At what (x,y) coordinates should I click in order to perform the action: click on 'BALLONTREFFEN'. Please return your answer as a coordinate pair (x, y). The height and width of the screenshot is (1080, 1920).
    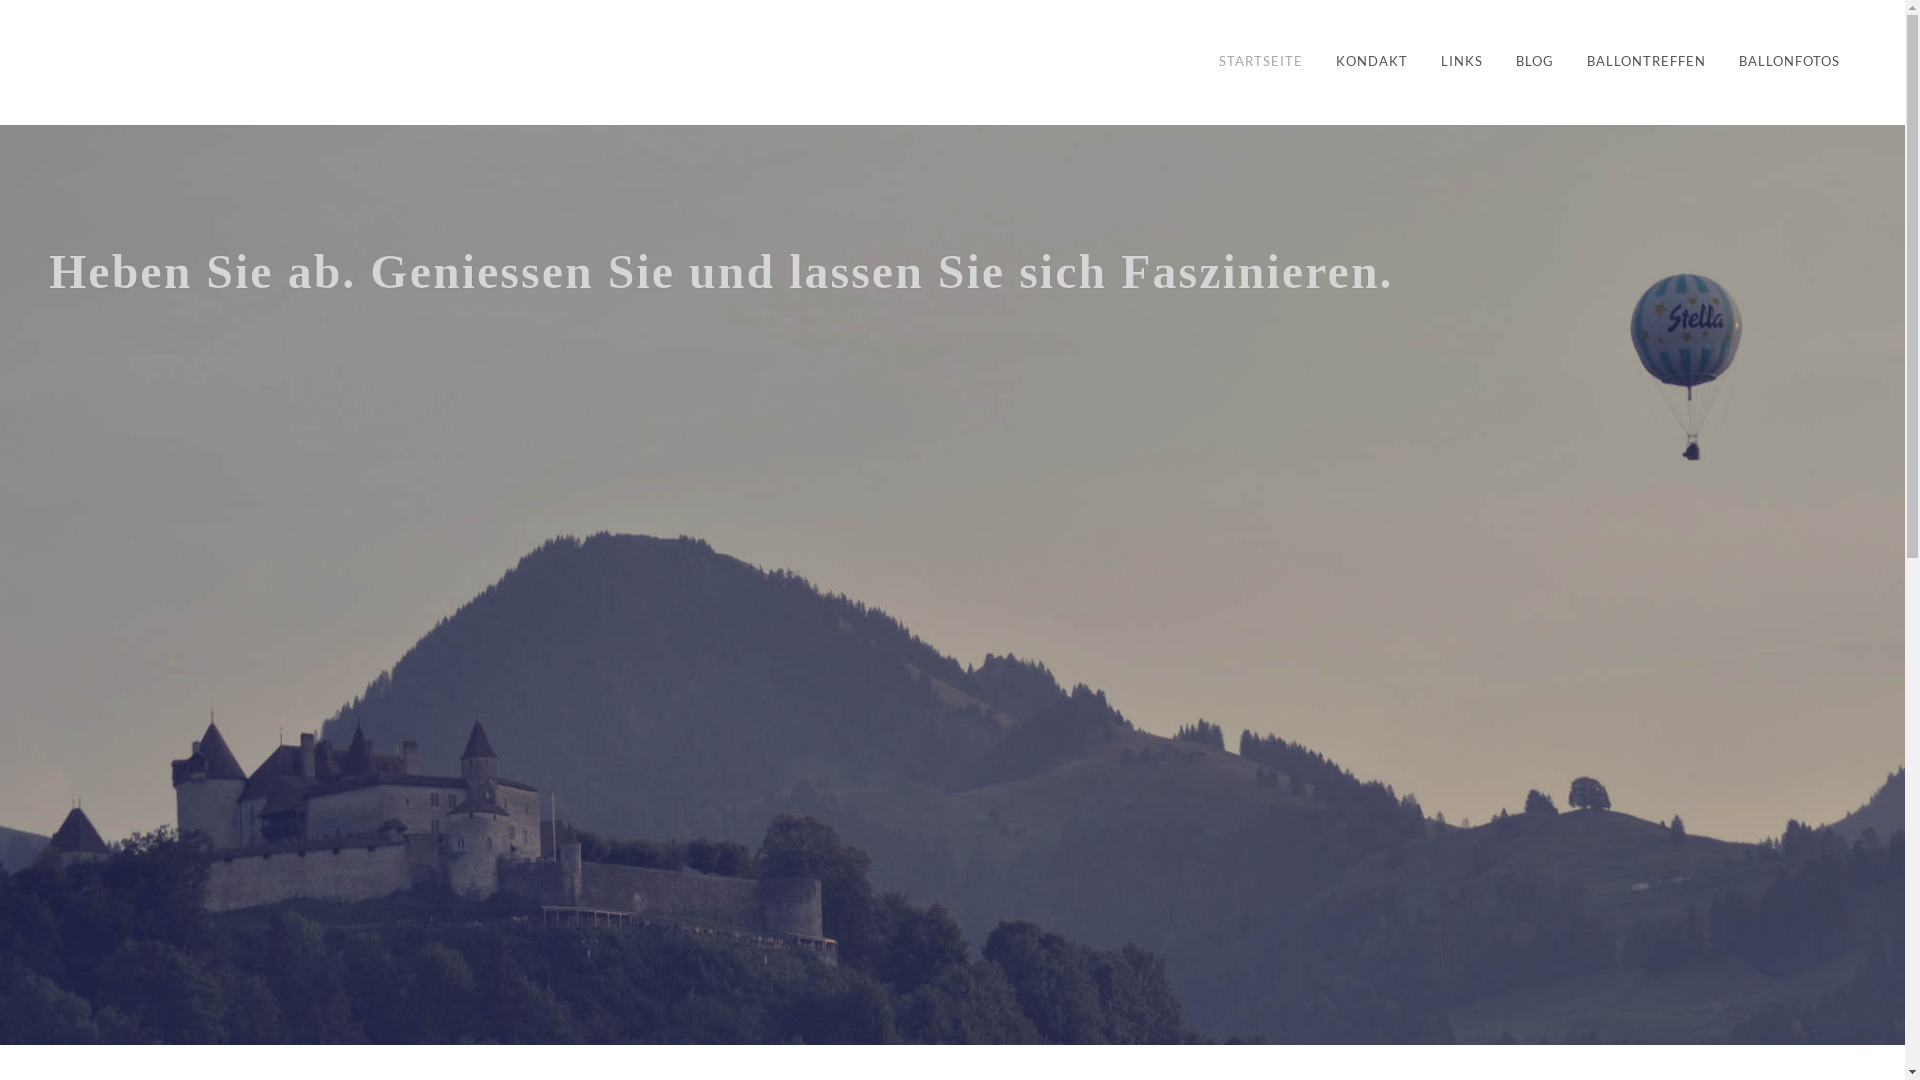
    Looking at the image, I should click on (1646, 61).